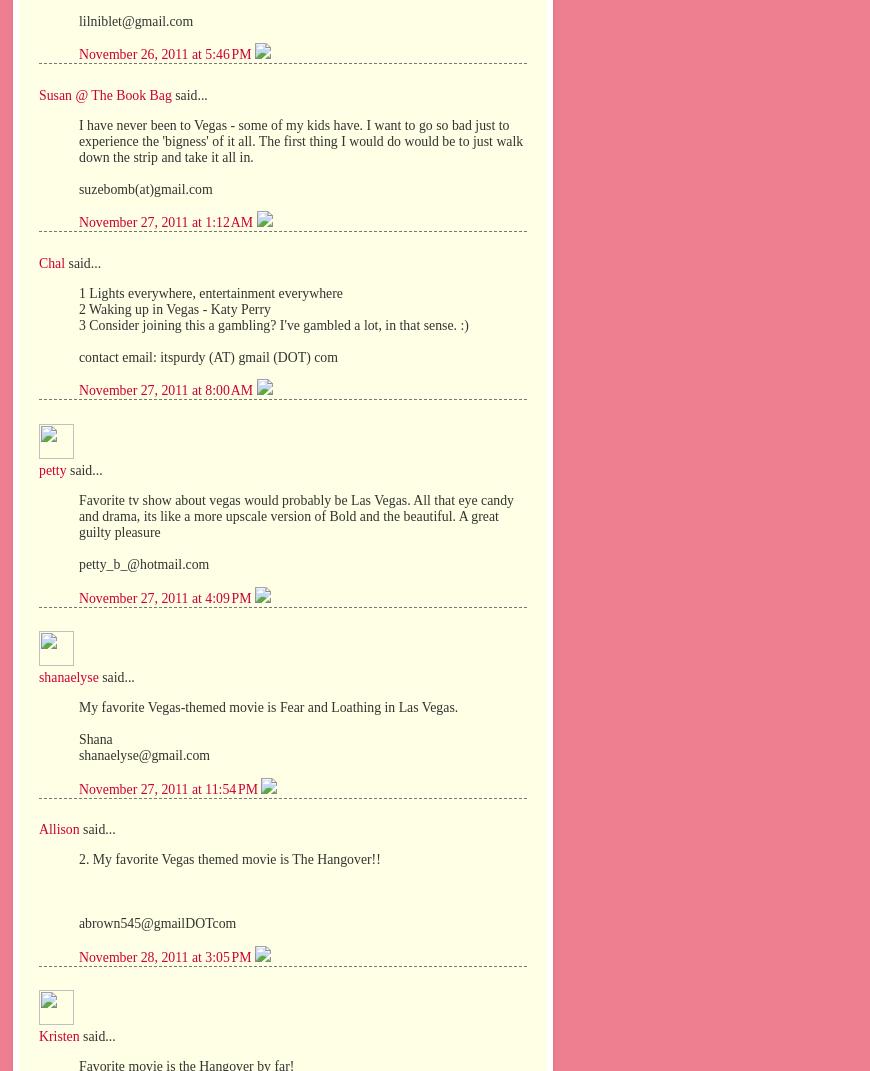  Describe the element at coordinates (77, 754) in the screenshot. I see `'shanaelyse@gmail.com'` at that location.